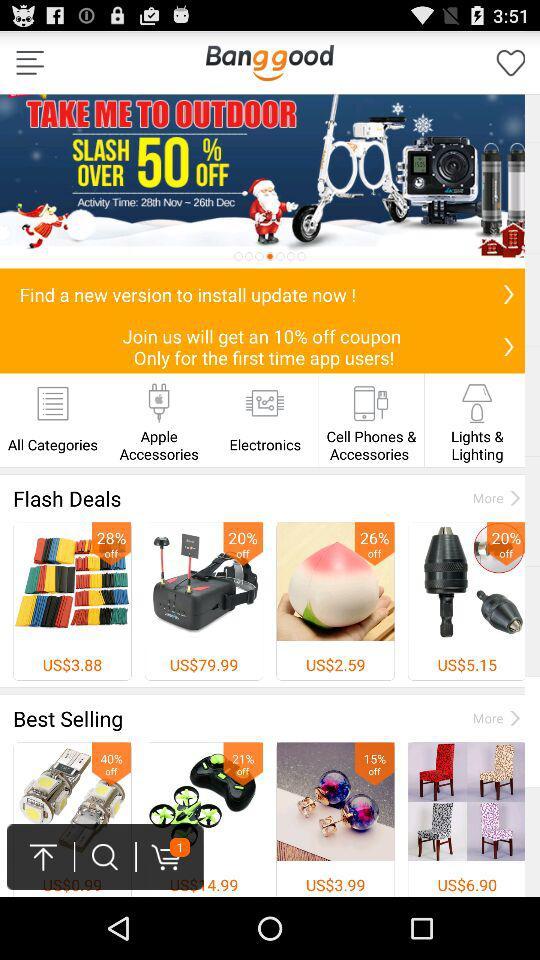  Describe the element at coordinates (508, 293) in the screenshot. I see `update` at that location.